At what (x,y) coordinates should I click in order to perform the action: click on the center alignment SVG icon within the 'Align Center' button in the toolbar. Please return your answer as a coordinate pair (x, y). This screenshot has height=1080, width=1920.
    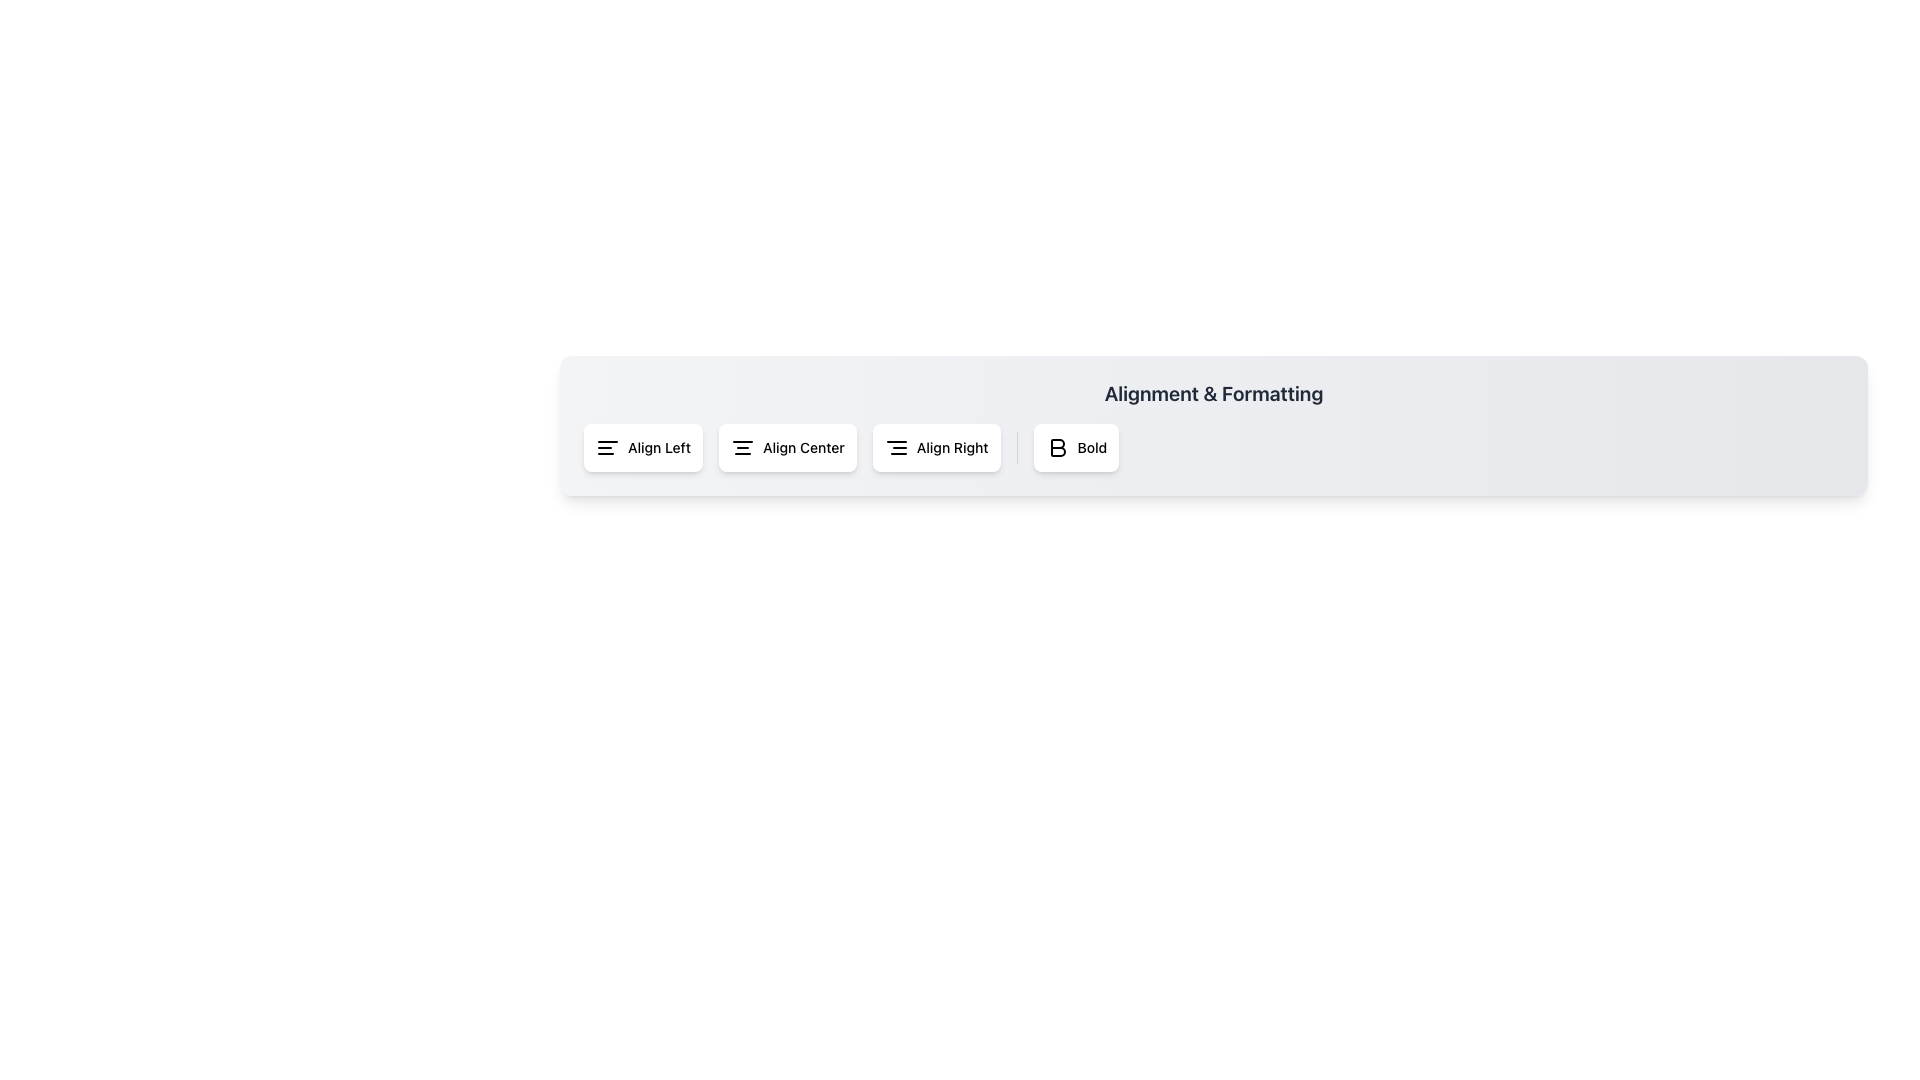
    Looking at the image, I should click on (742, 446).